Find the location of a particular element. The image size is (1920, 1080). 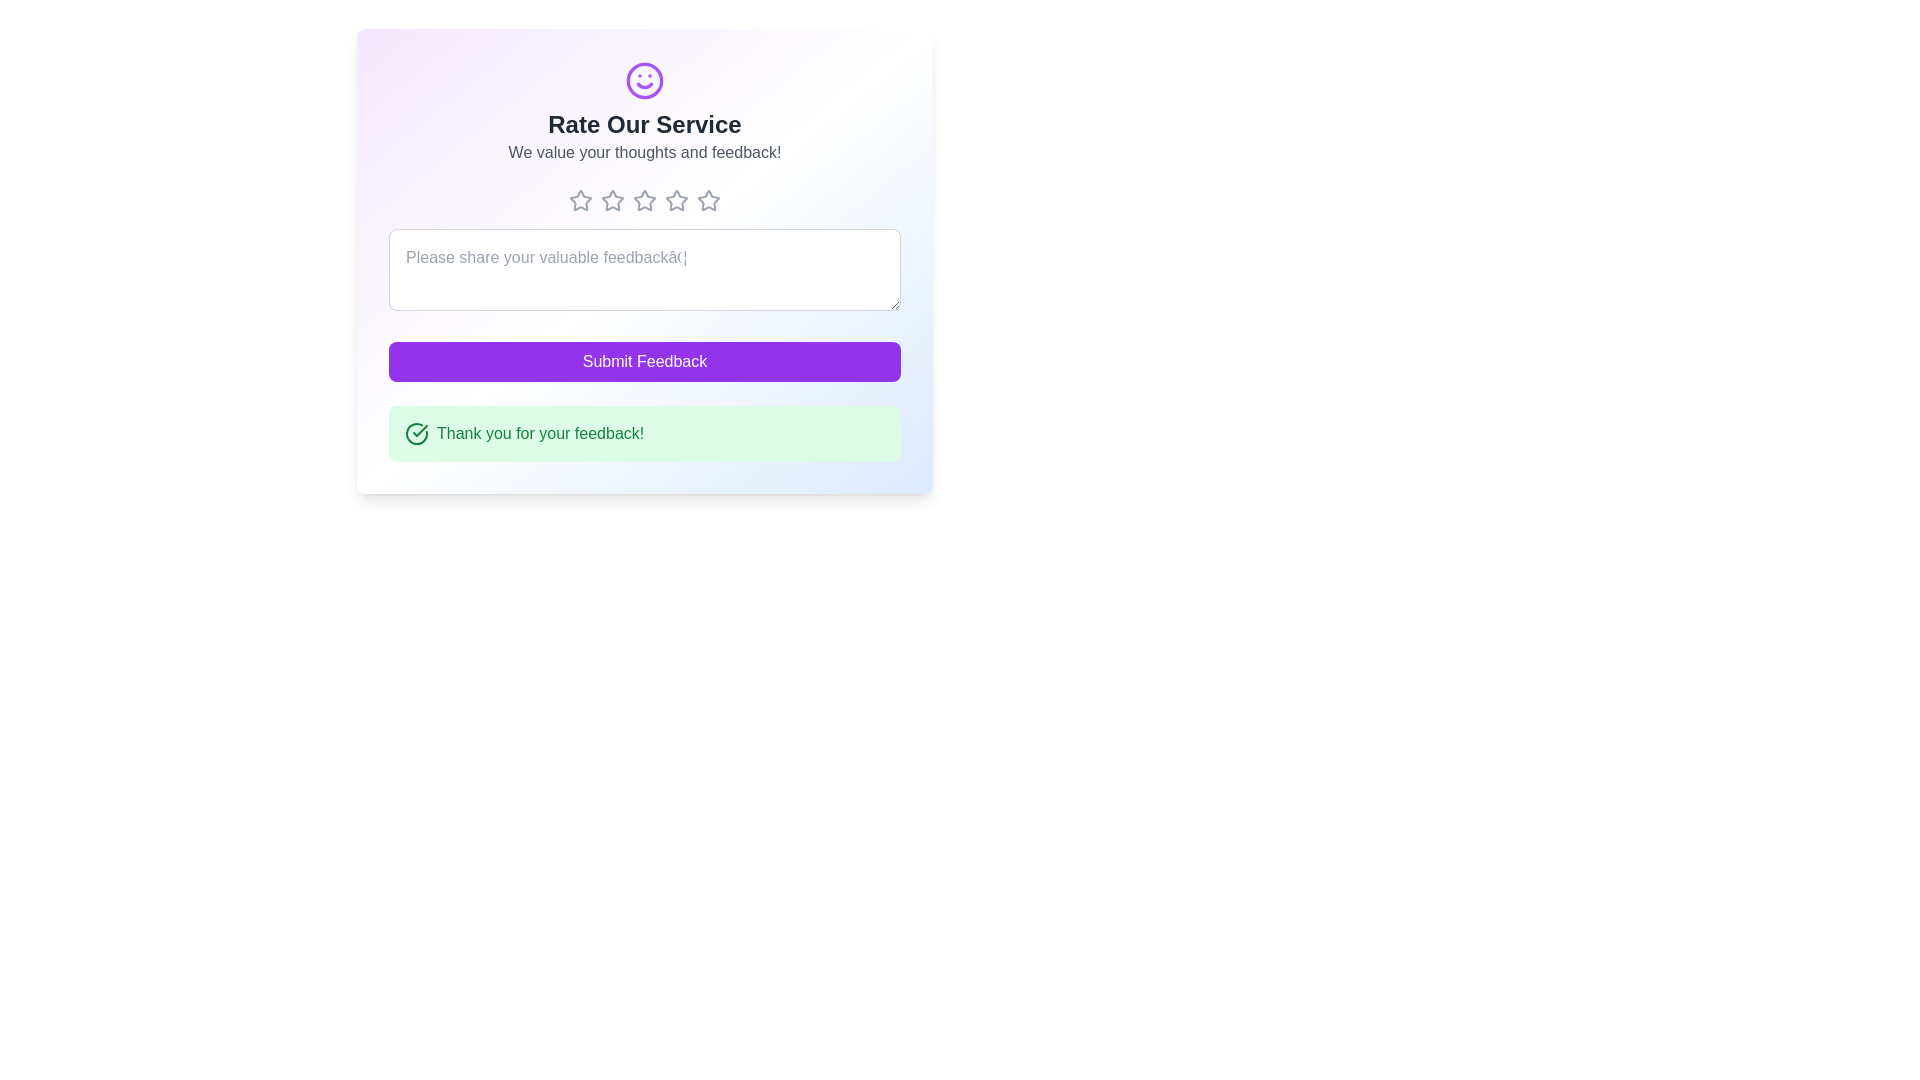

the fourth star icon in the rating system is located at coordinates (709, 200).